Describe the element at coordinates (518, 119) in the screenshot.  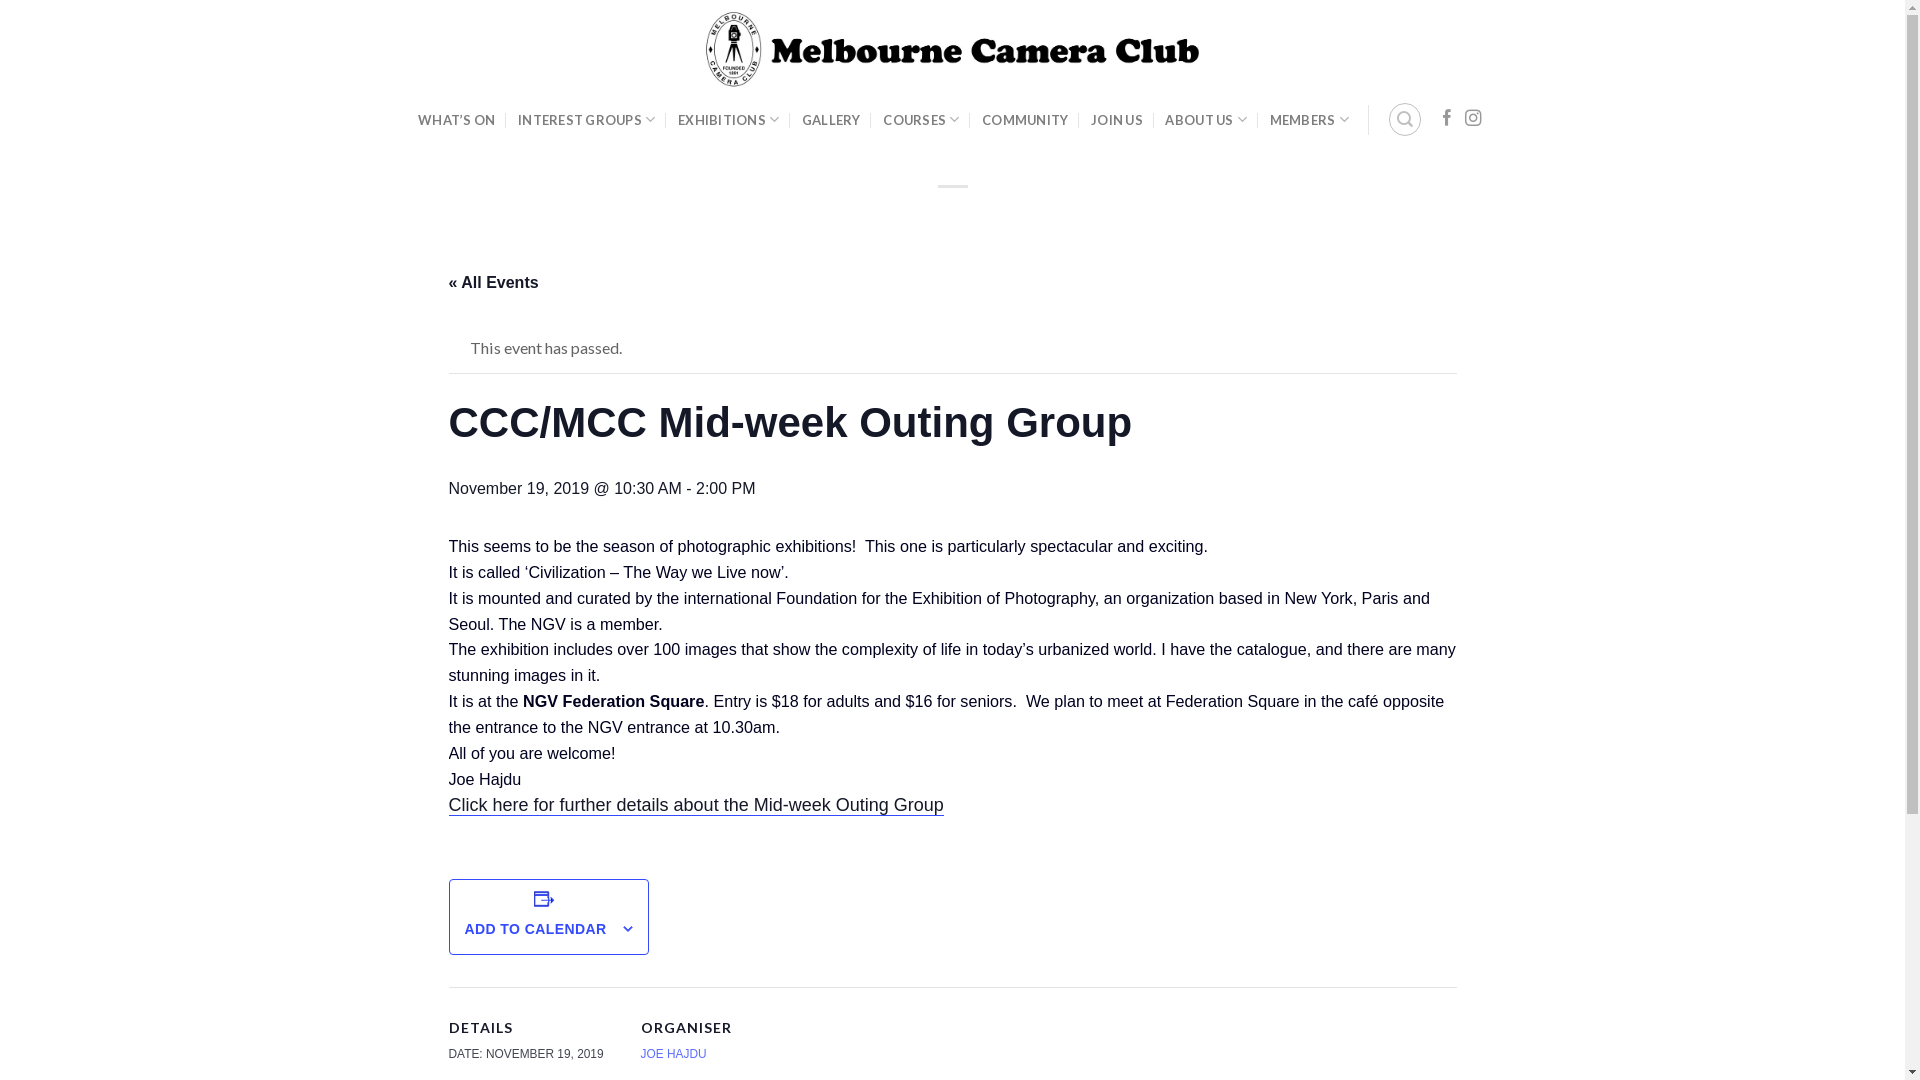
I see `'INTEREST GROUPS'` at that location.